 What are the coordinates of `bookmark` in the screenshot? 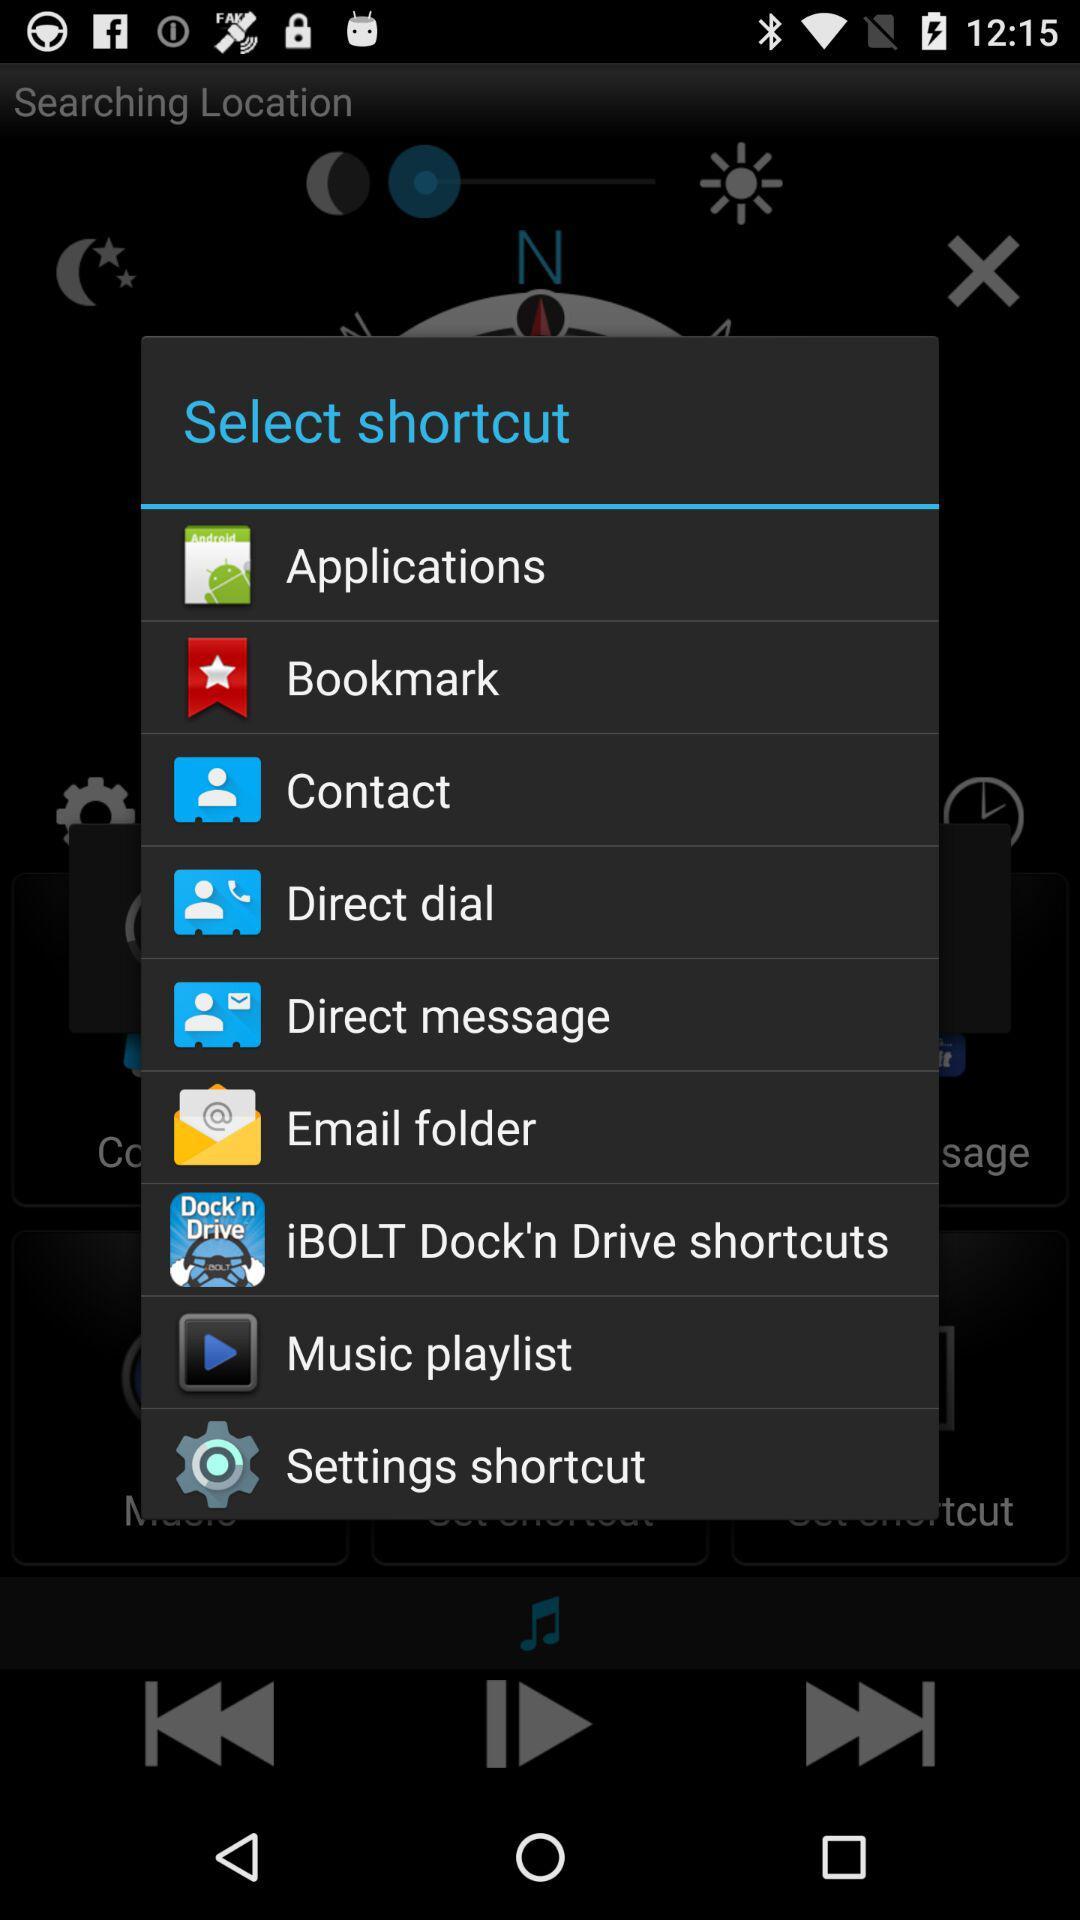 It's located at (540, 677).